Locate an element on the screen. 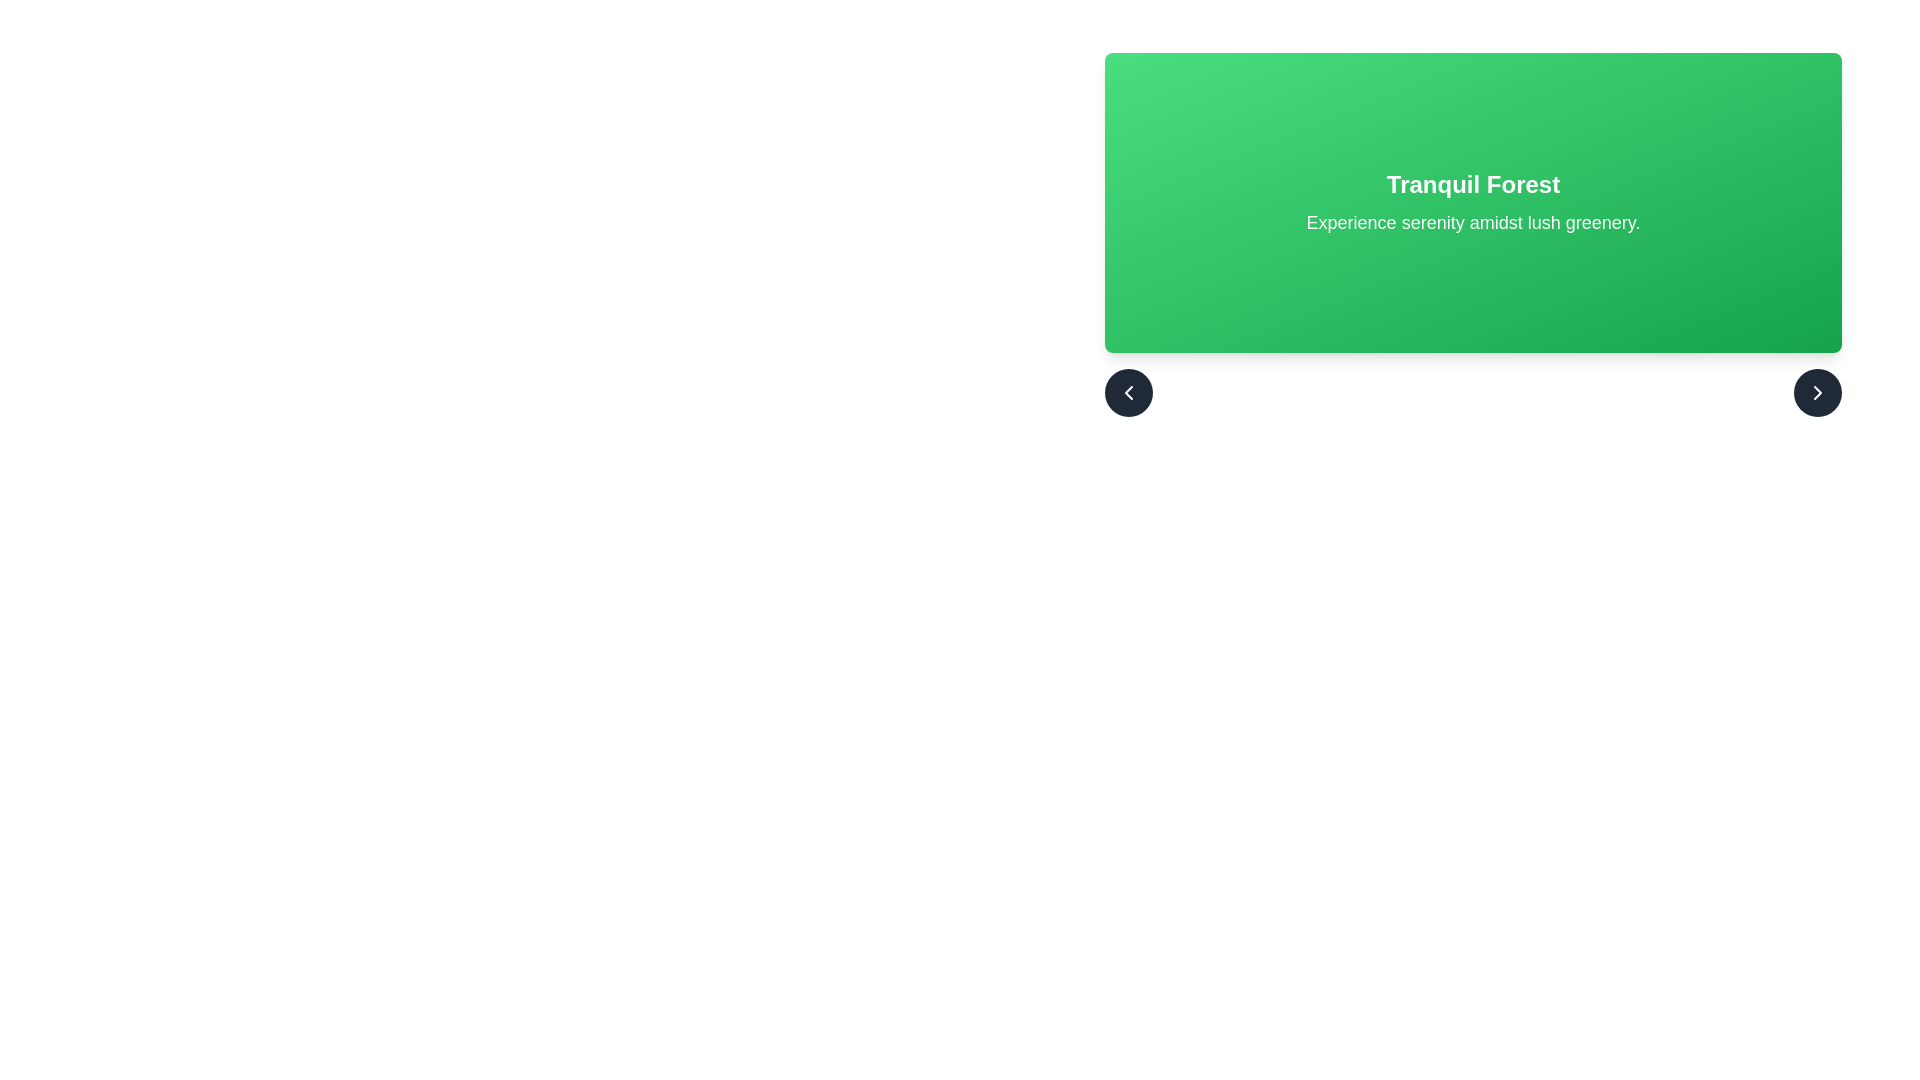 The height and width of the screenshot is (1080, 1920). the button containing the left-facing chevron icon in the bottom-left corner of the green card labeled 'Tranquil Forest.' is located at coordinates (1128, 393).